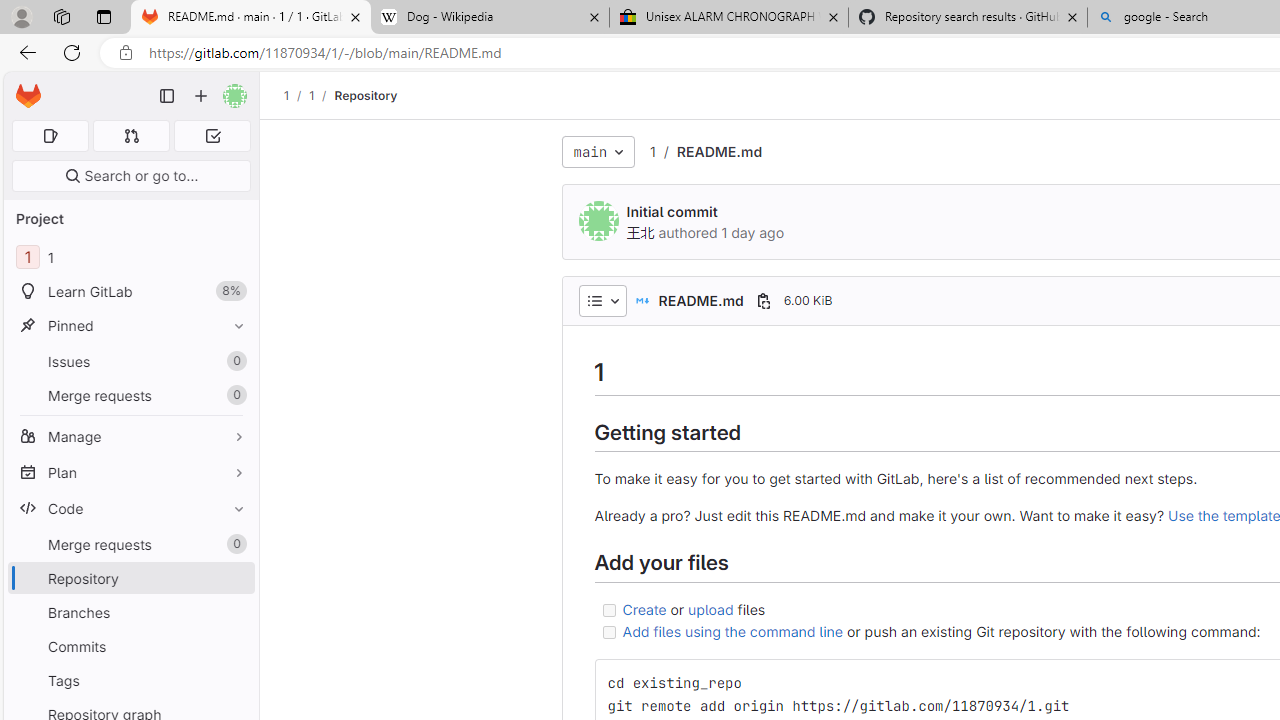 Image resolution: width=1280 pixels, height=720 pixels. Describe the element at coordinates (130, 291) in the screenshot. I see `'Learn GitLab8%'` at that location.